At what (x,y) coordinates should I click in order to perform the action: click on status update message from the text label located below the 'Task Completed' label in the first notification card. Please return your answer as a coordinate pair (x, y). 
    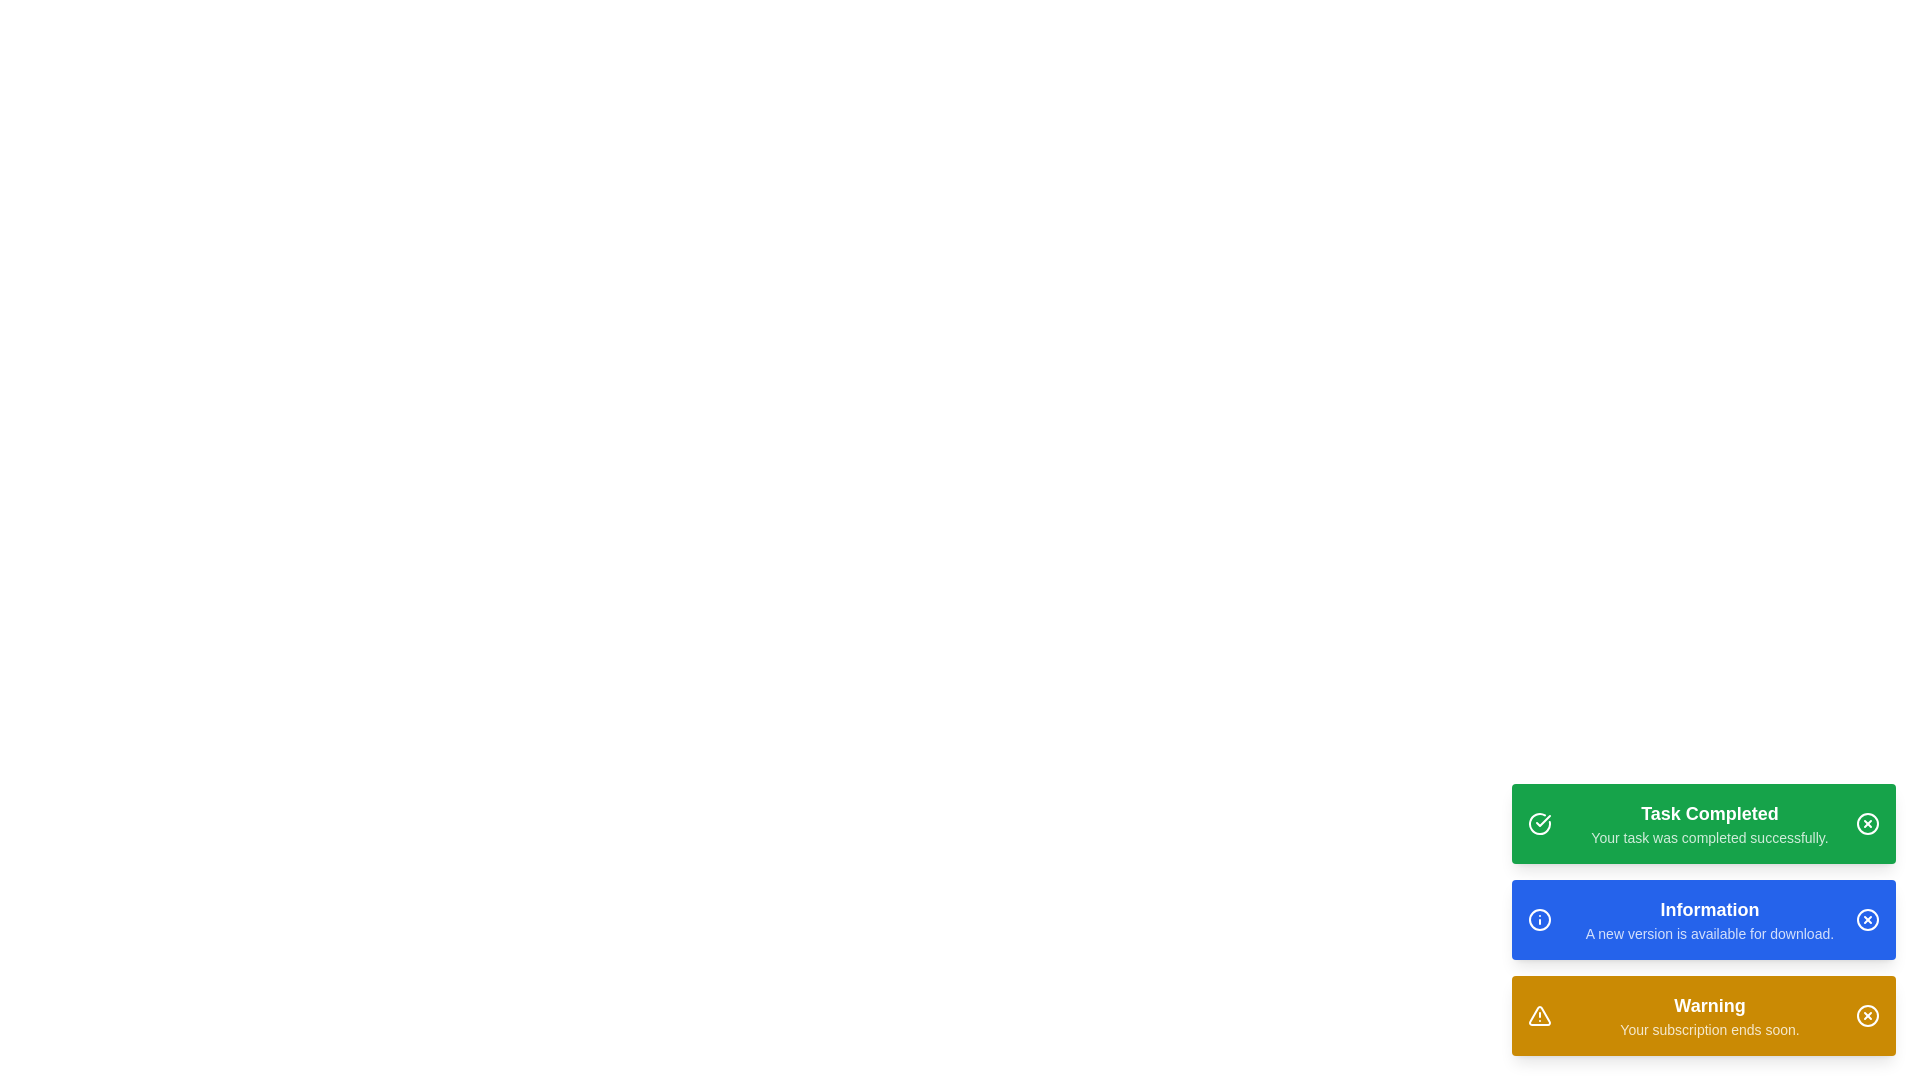
    Looking at the image, I should click on (1708, 837).